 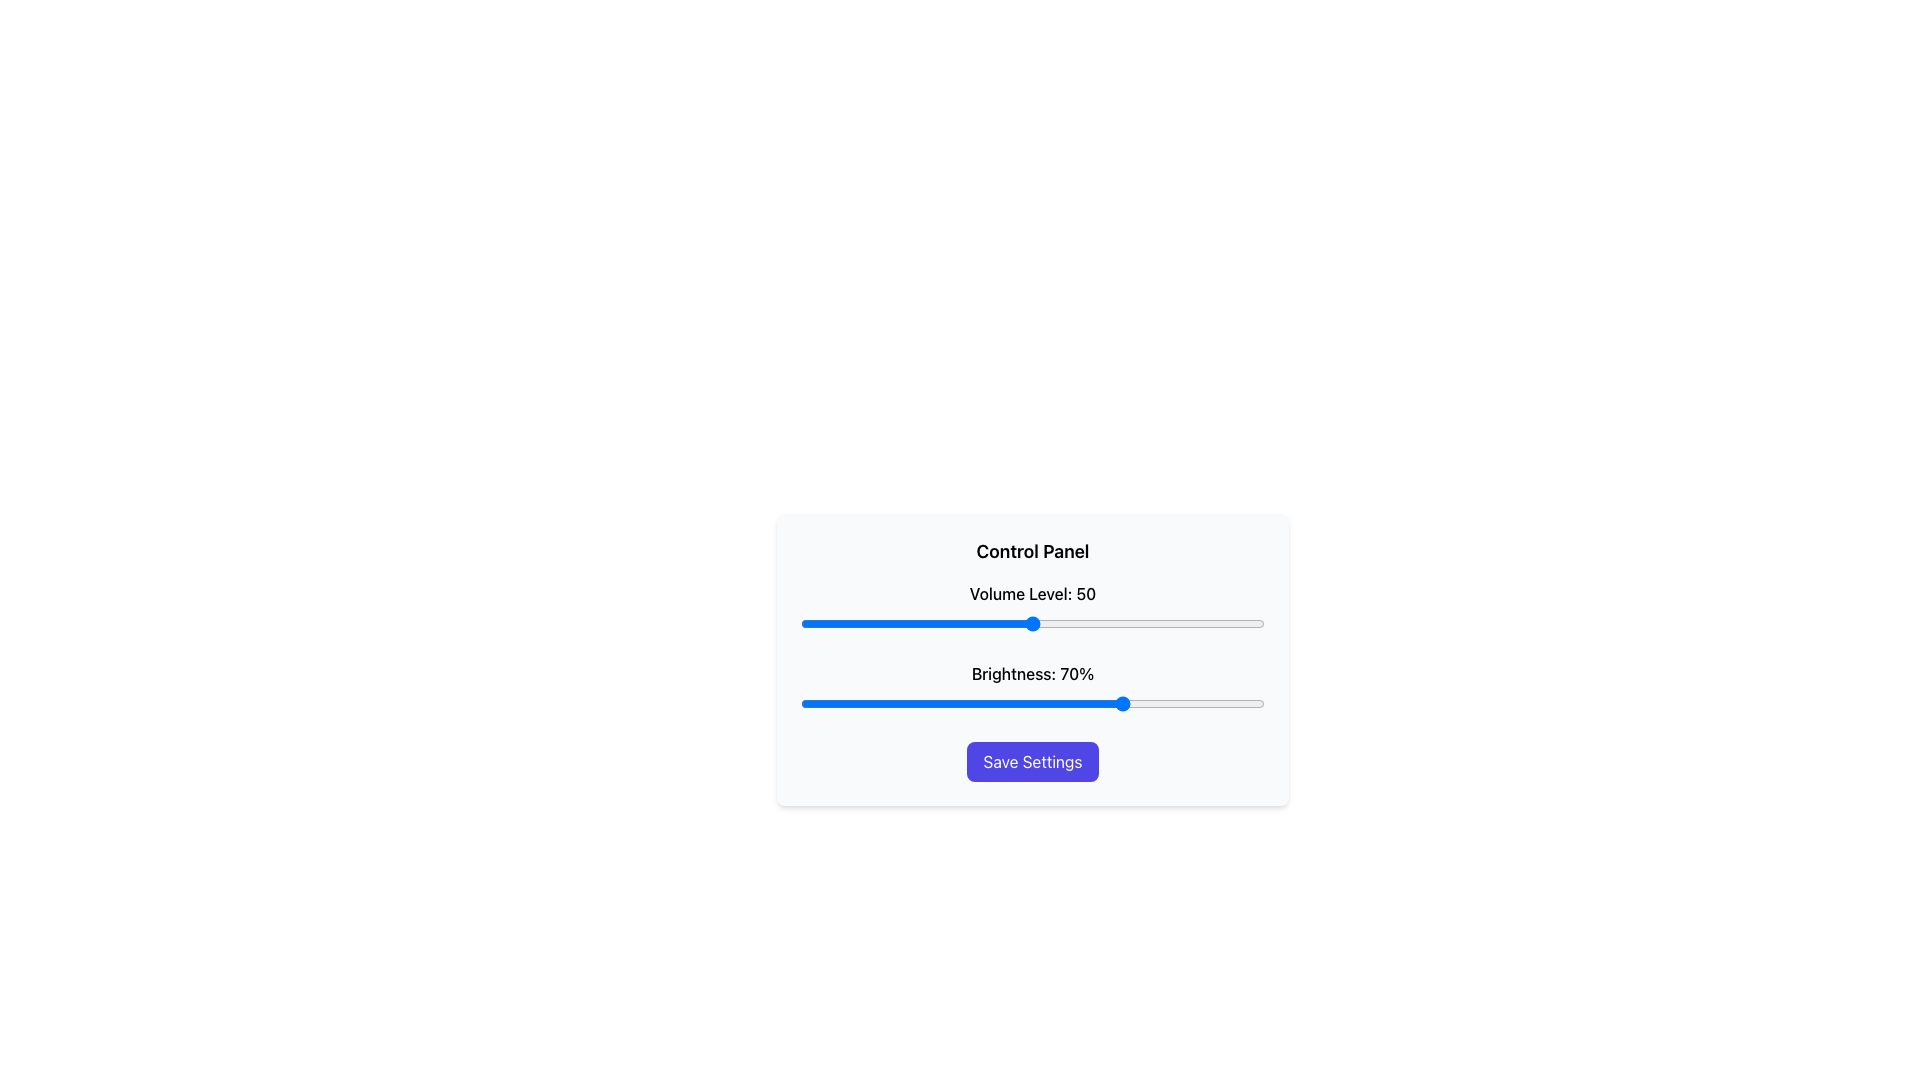 I want to click on brightness, so click(x=897, y=703).